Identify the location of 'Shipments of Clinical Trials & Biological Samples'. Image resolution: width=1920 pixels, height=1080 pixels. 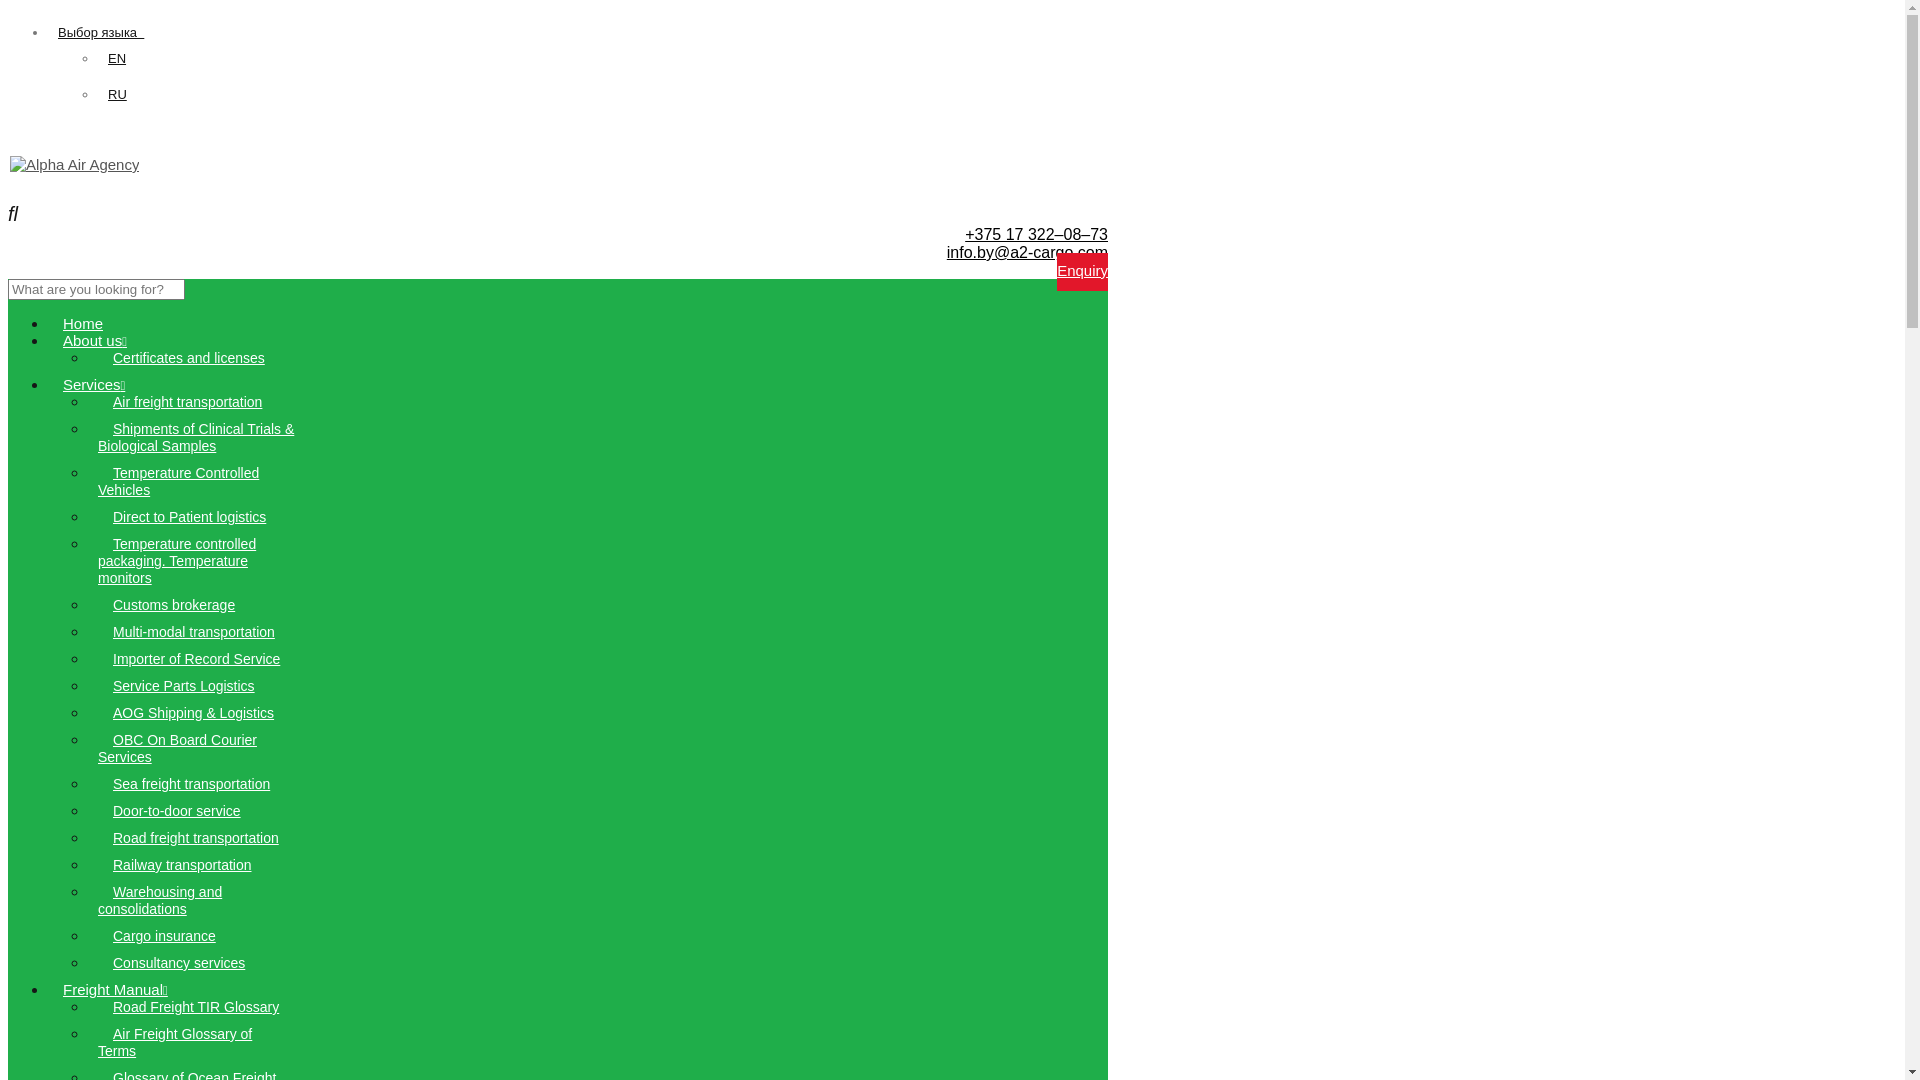
(196, 436).